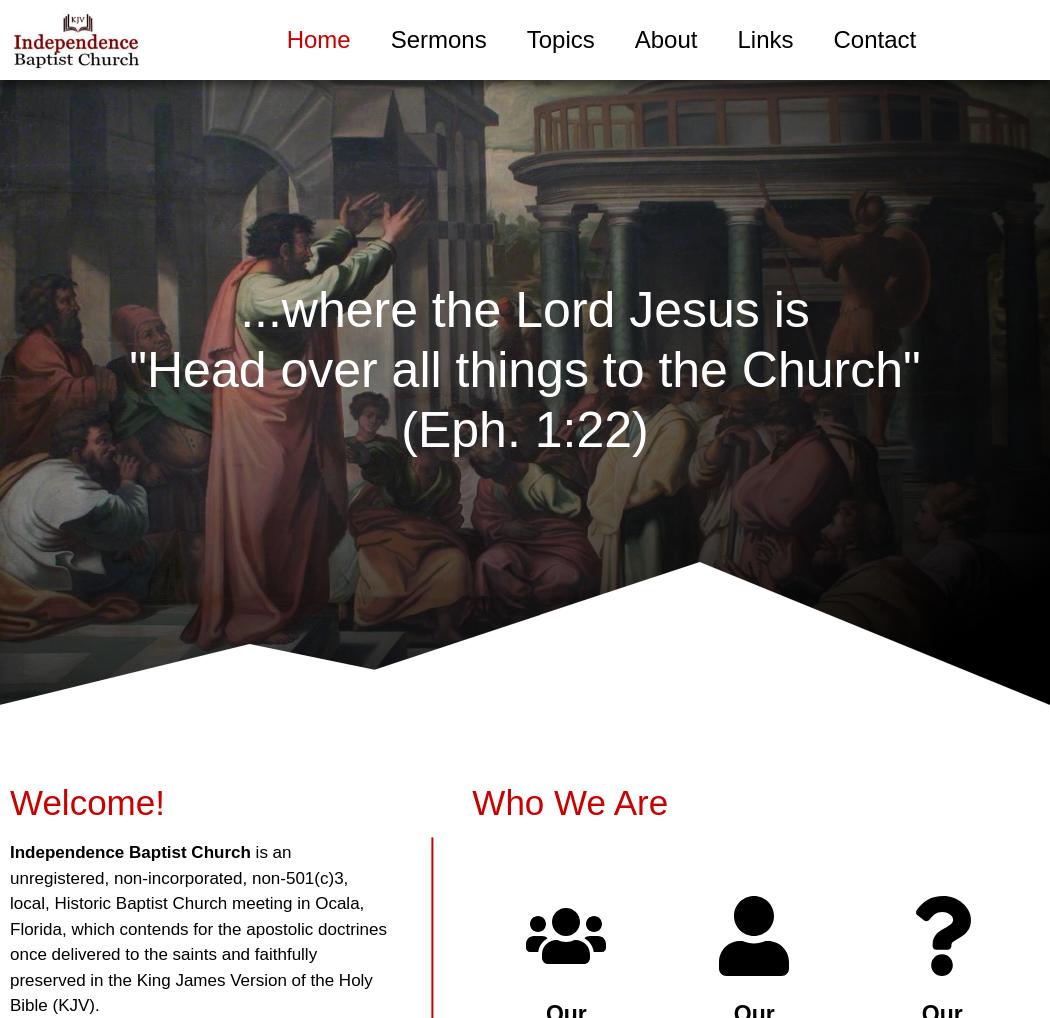  What do you see at coordinates (285, 38) in the screenshot?
I see `'Home'` at bounding box center [285, 38].